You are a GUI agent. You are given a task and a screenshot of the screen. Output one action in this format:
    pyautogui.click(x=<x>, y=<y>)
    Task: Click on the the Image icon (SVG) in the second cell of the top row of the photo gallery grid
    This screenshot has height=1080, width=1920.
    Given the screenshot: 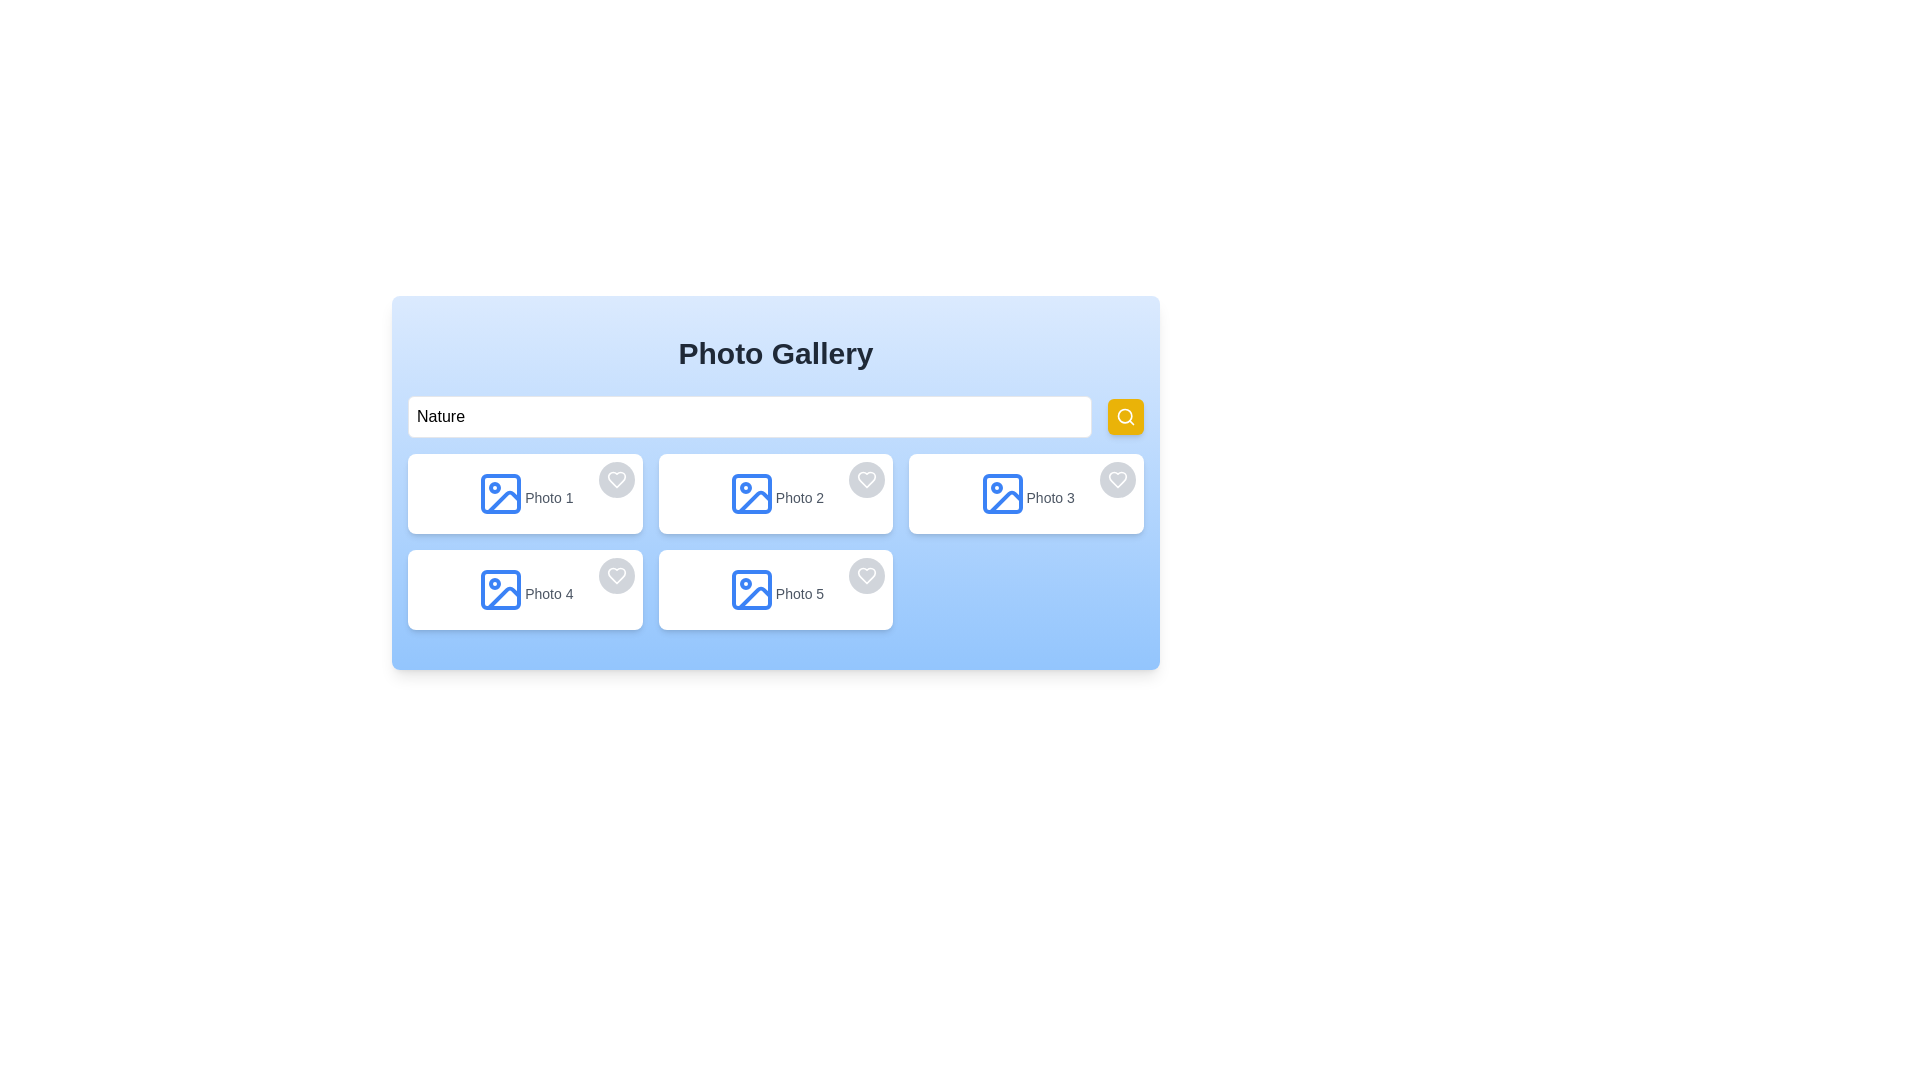 What is the action you would take?
    pyautogui.click(x=750, y=493)
    